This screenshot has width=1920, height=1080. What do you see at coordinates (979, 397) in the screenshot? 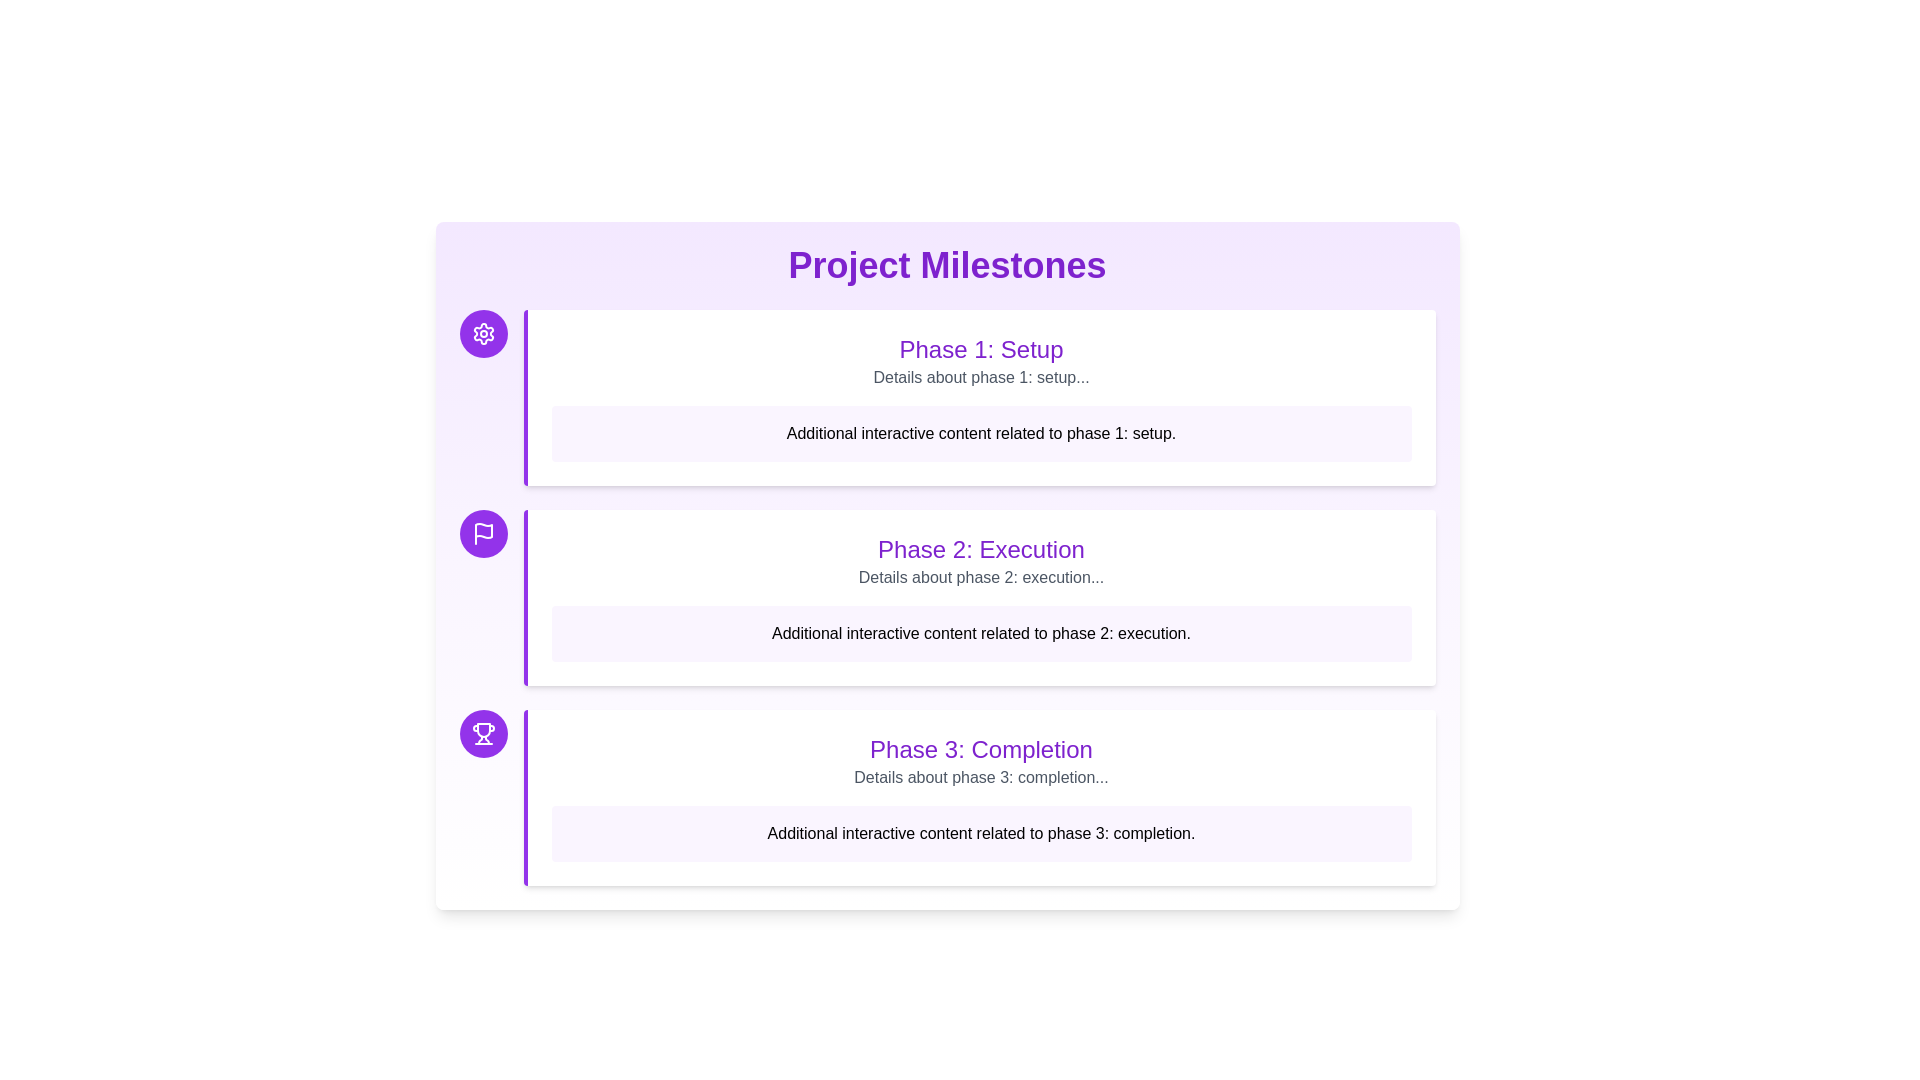
I see `the elements contained within the display box for the first phase of the project plan, located under 'Project Milestones'` at bounding box center [979, 397].